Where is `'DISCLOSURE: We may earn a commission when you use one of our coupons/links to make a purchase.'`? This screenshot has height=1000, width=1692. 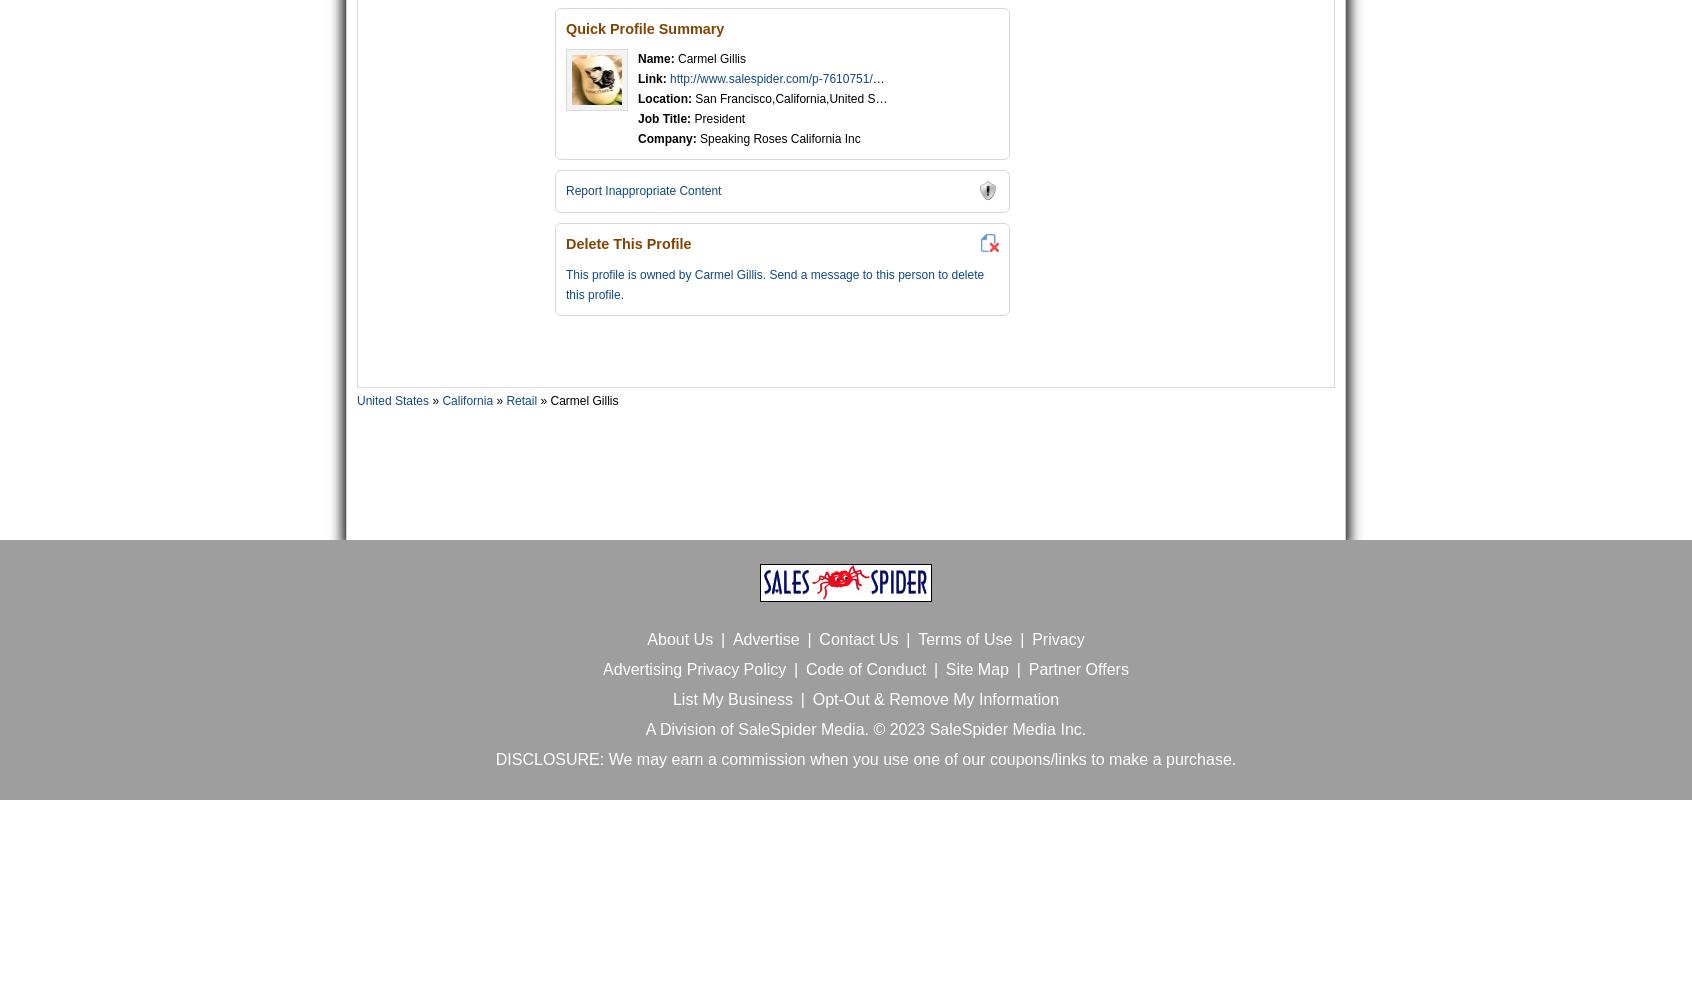
'DISCLOSURE: We may earn a commission when you use one of our coupons/links to make a purchase.' is located at coordinates (864, 758).